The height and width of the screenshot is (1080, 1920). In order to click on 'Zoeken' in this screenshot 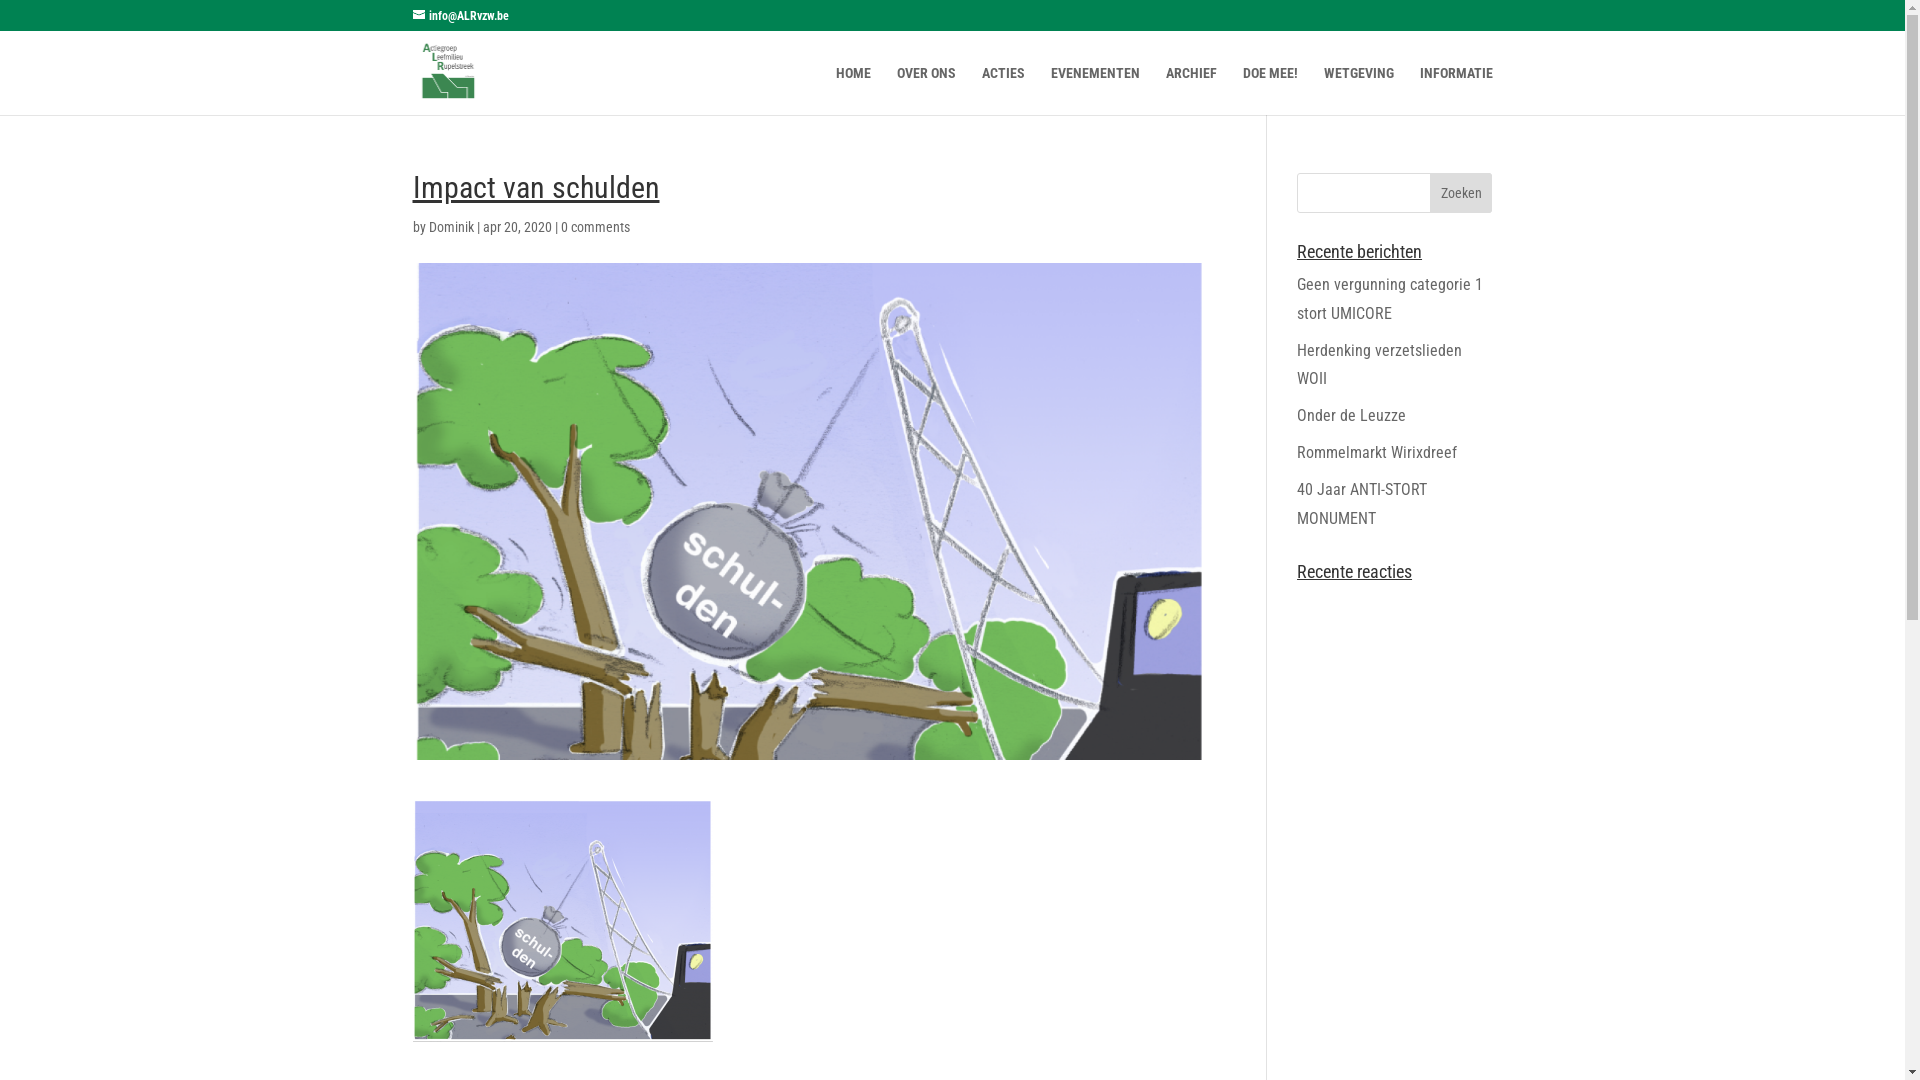, I will do `click(1461, 192)`.